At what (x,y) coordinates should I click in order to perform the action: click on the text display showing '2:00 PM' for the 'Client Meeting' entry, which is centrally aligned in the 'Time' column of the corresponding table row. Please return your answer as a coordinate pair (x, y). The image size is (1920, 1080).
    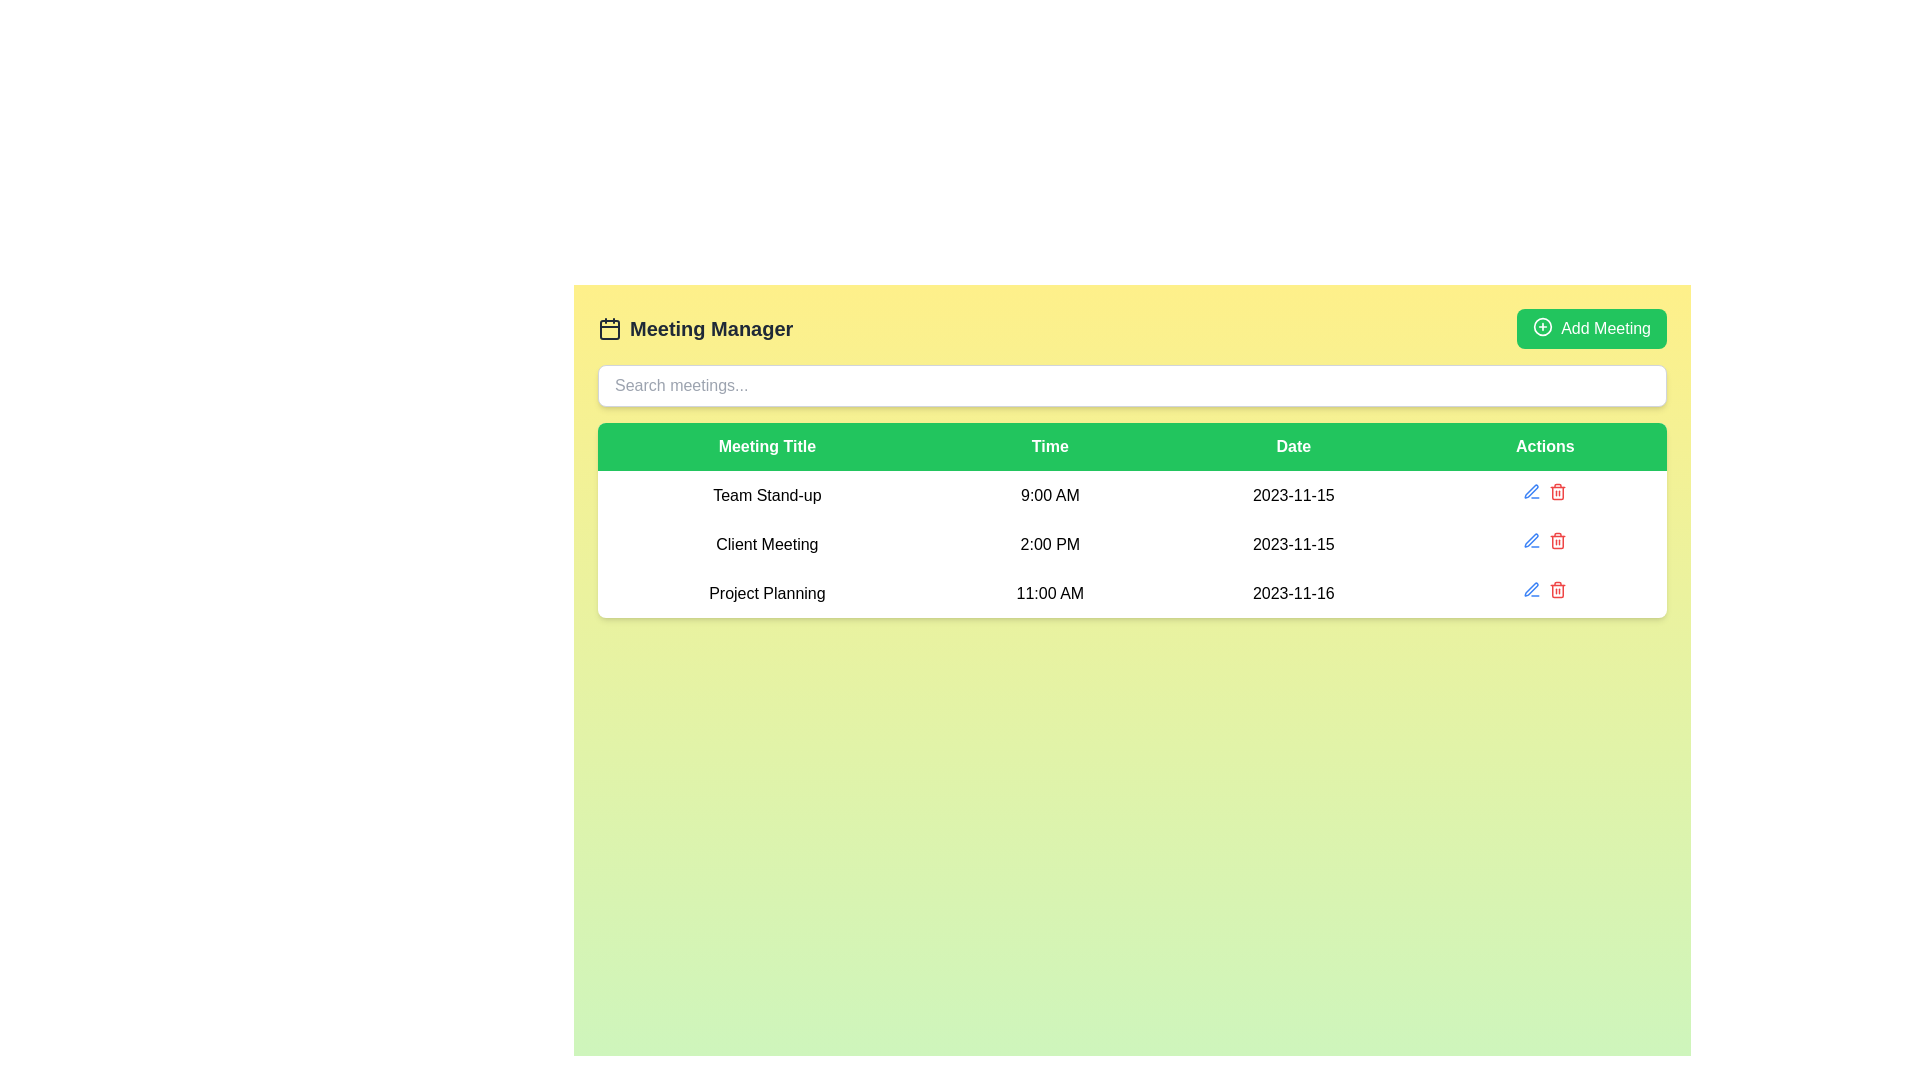
    Looking at the image, I should click on (1049, 544).